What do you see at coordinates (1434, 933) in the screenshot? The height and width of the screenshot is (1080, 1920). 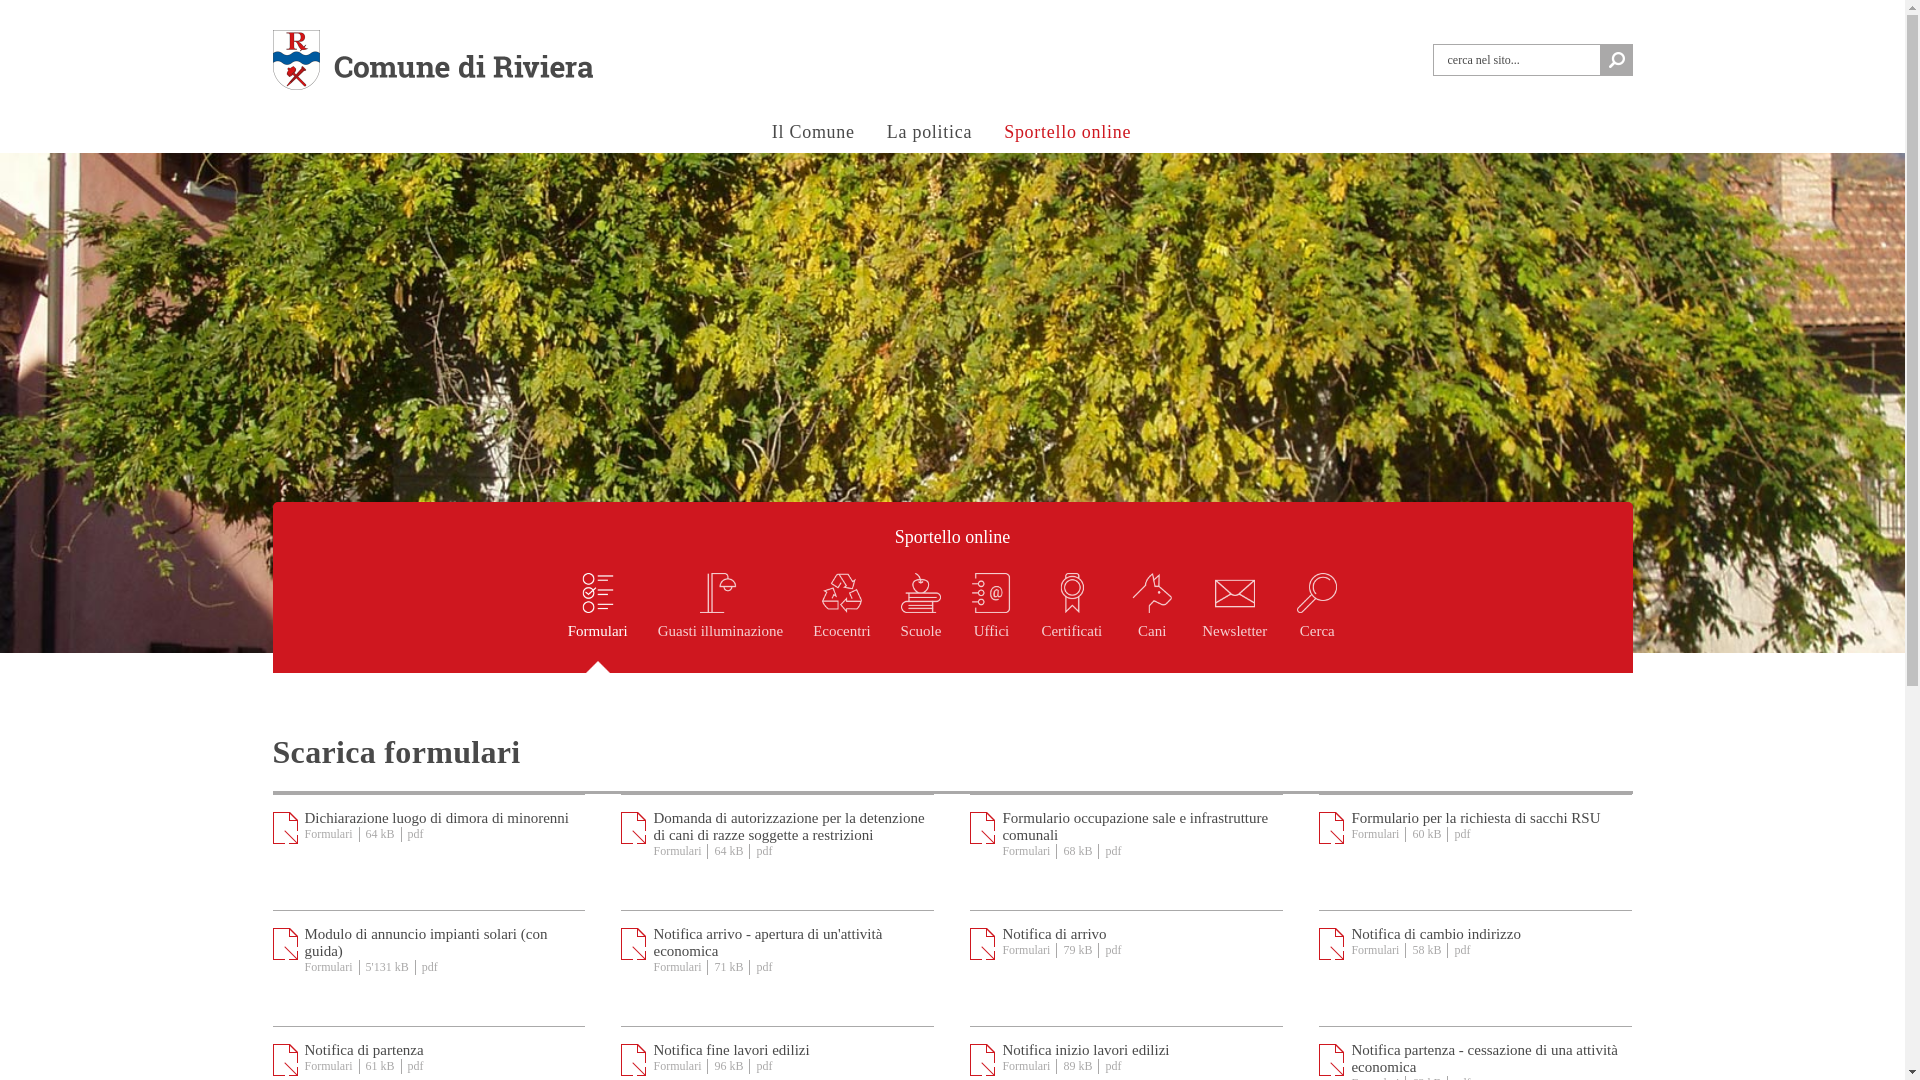 I see `'Notifica di cambio indirizzo'` at bounding box center [1434, 933].